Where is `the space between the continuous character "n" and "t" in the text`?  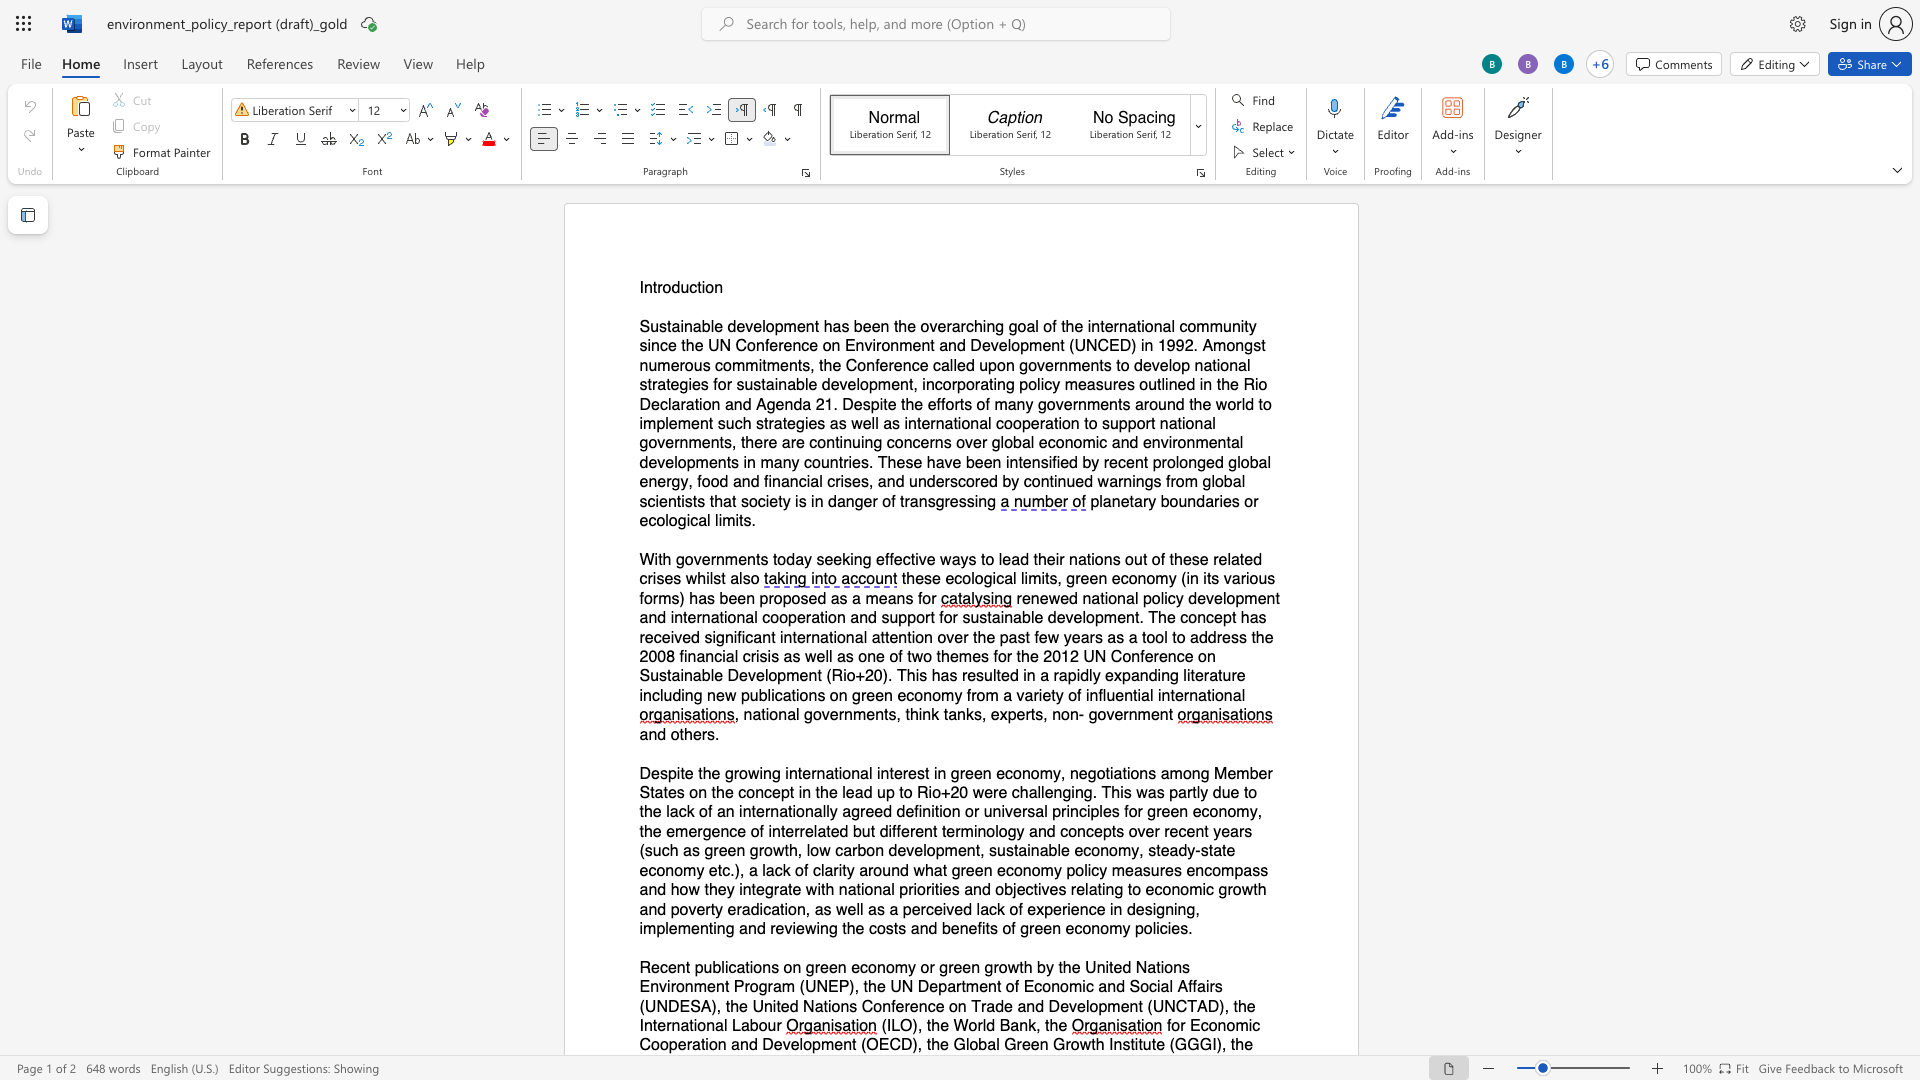 the space between the continuous character "n" and "t" in the text is located at coordinates (753, 559).